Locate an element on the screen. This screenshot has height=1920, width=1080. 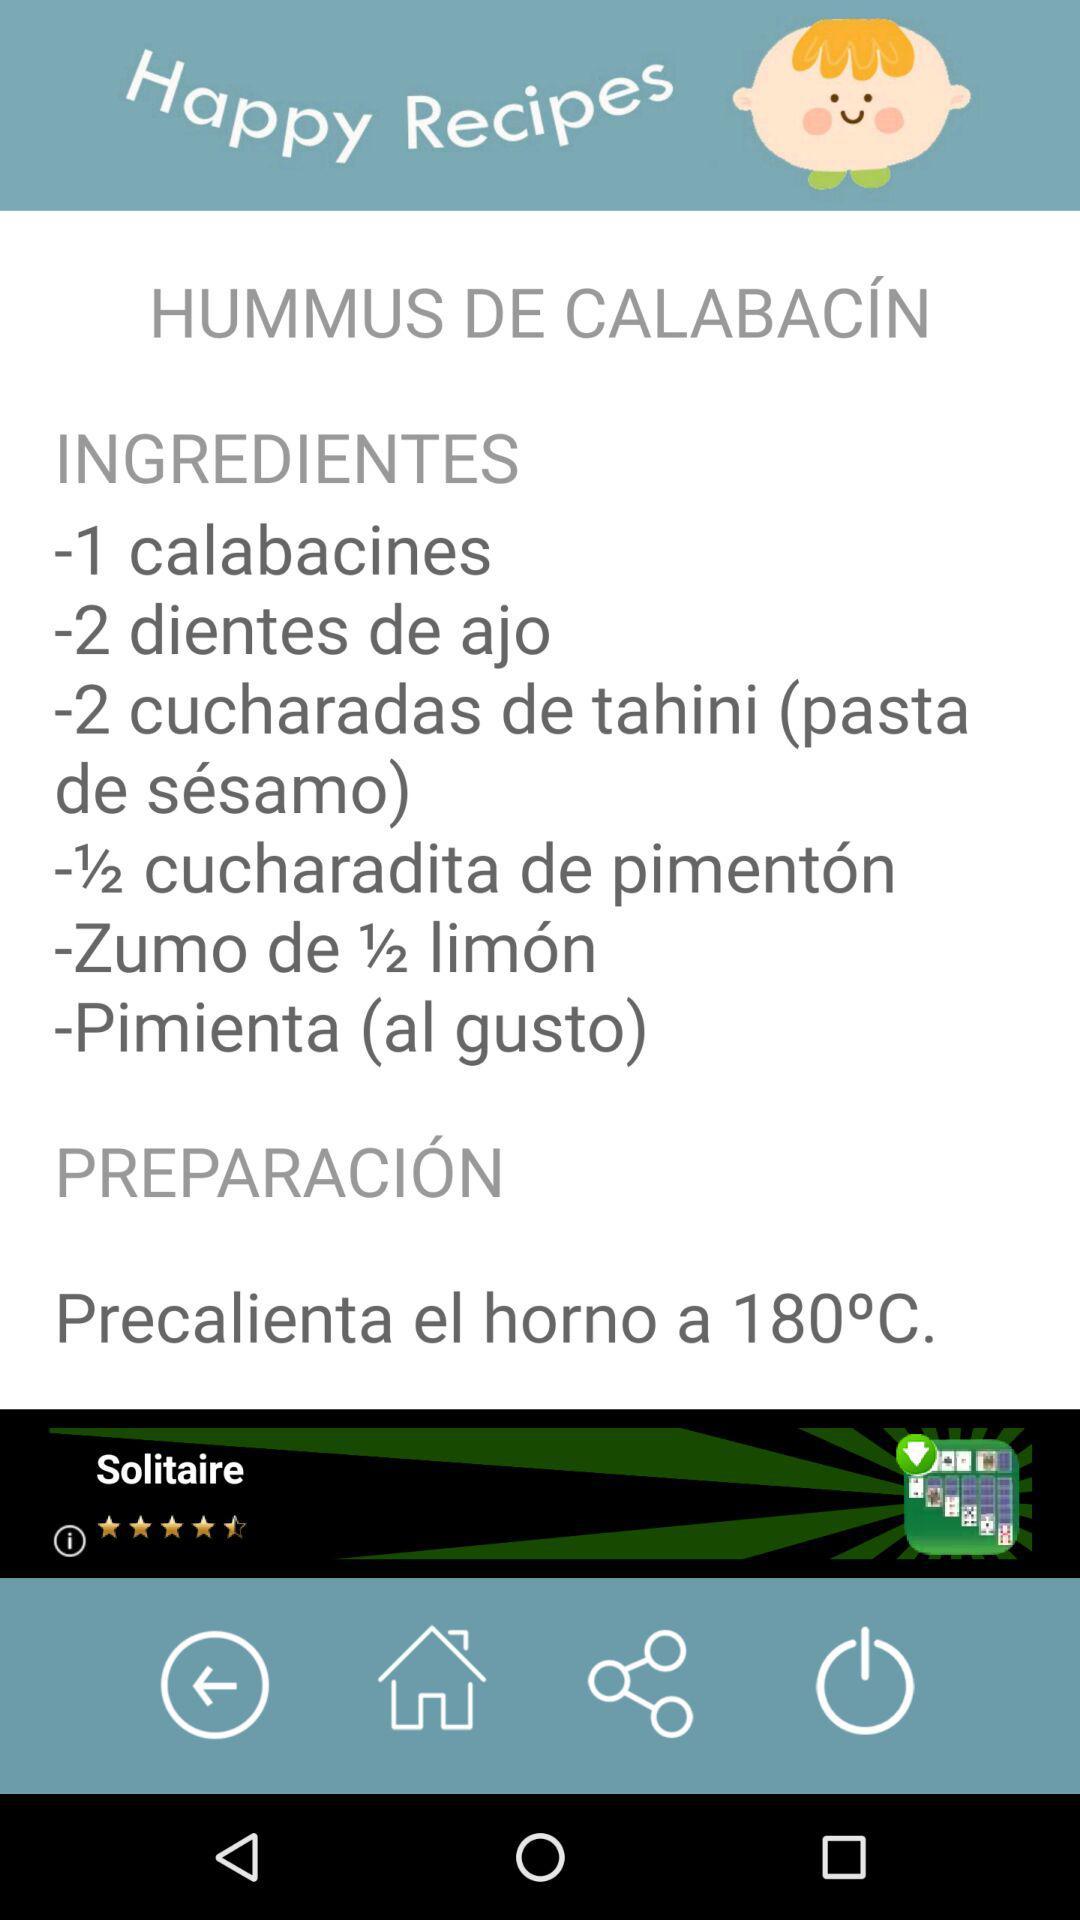
the app below precalienta el horno app is located at coordinates (538, 1493).